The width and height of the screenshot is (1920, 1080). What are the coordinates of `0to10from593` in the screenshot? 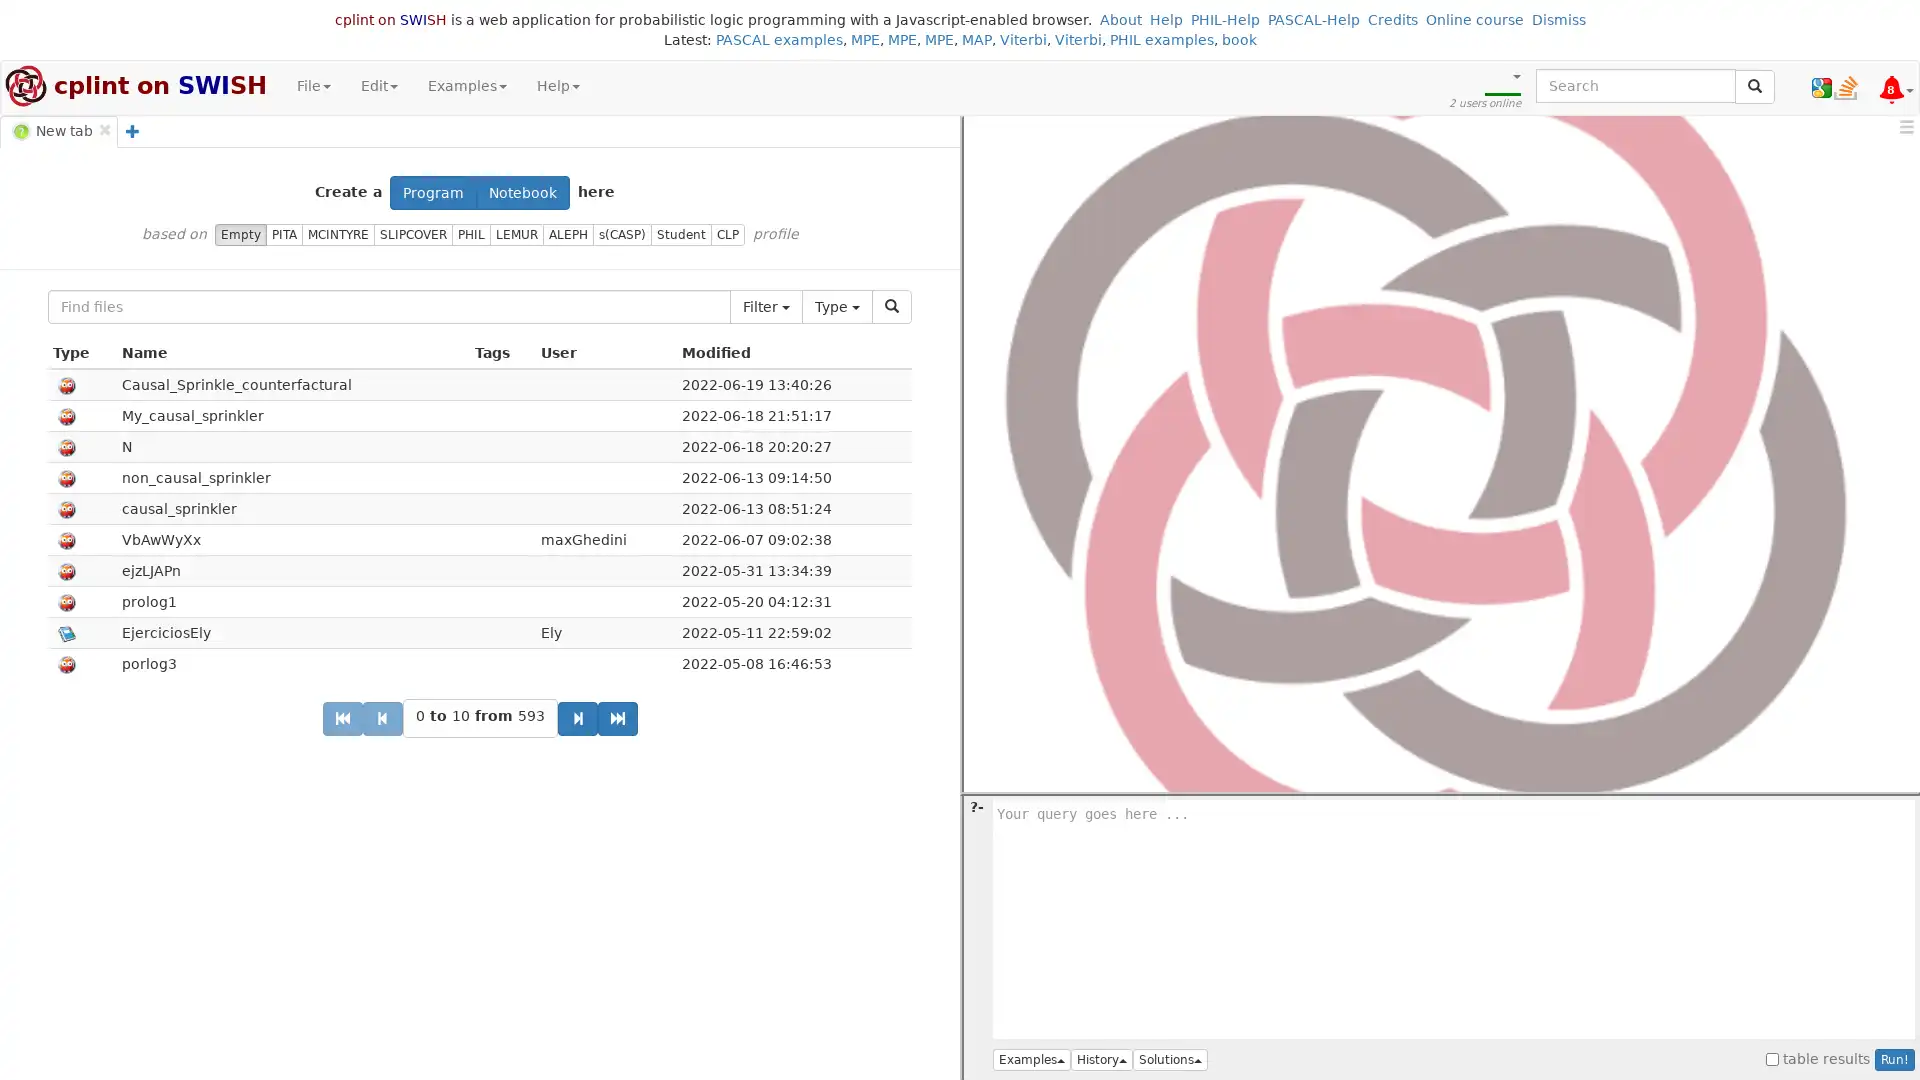 It's located at (478, 717).